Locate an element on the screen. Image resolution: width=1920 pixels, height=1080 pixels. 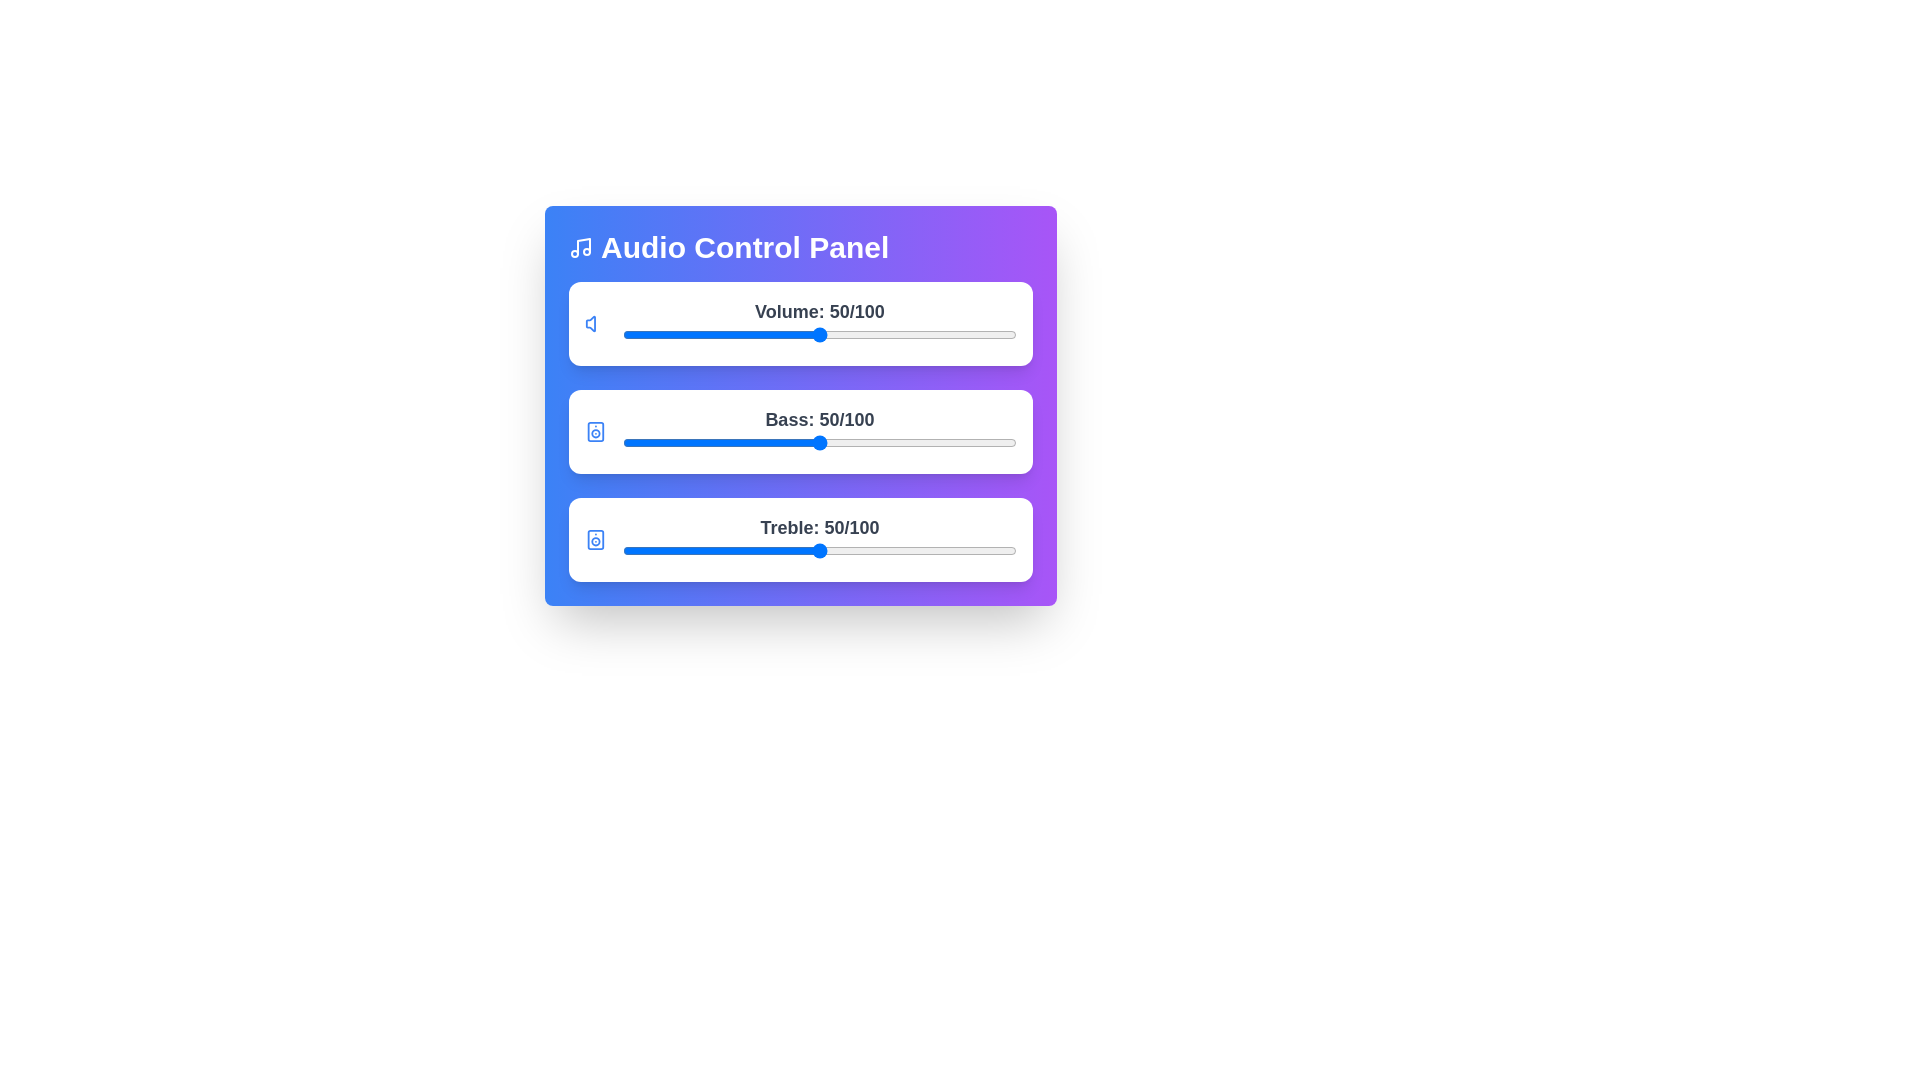
the treble slider to 17 value is located at coordinates (689, 551).